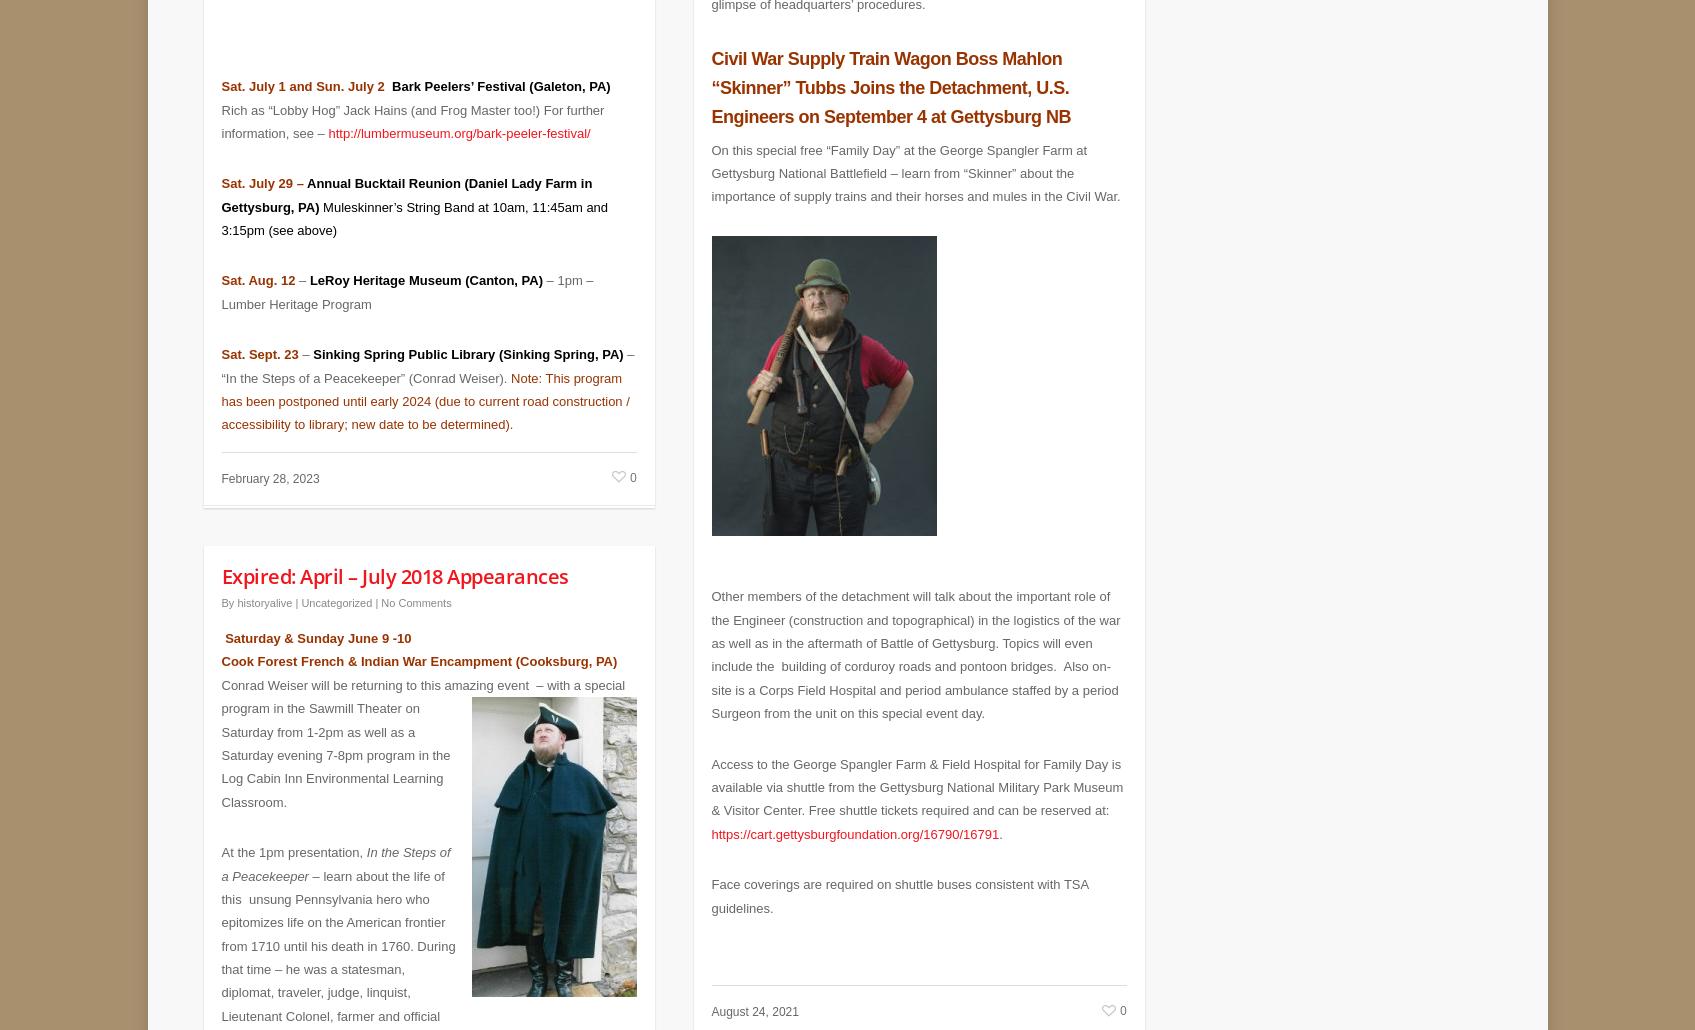 The width and height of the screenshot is (1695, 1030). What do you see at coordinates (427, 351) in the screenshot?
I see `'– “In the Steps of a Peacekeeper” (Conrad Weiser).'` at bounding box center [427, 351].